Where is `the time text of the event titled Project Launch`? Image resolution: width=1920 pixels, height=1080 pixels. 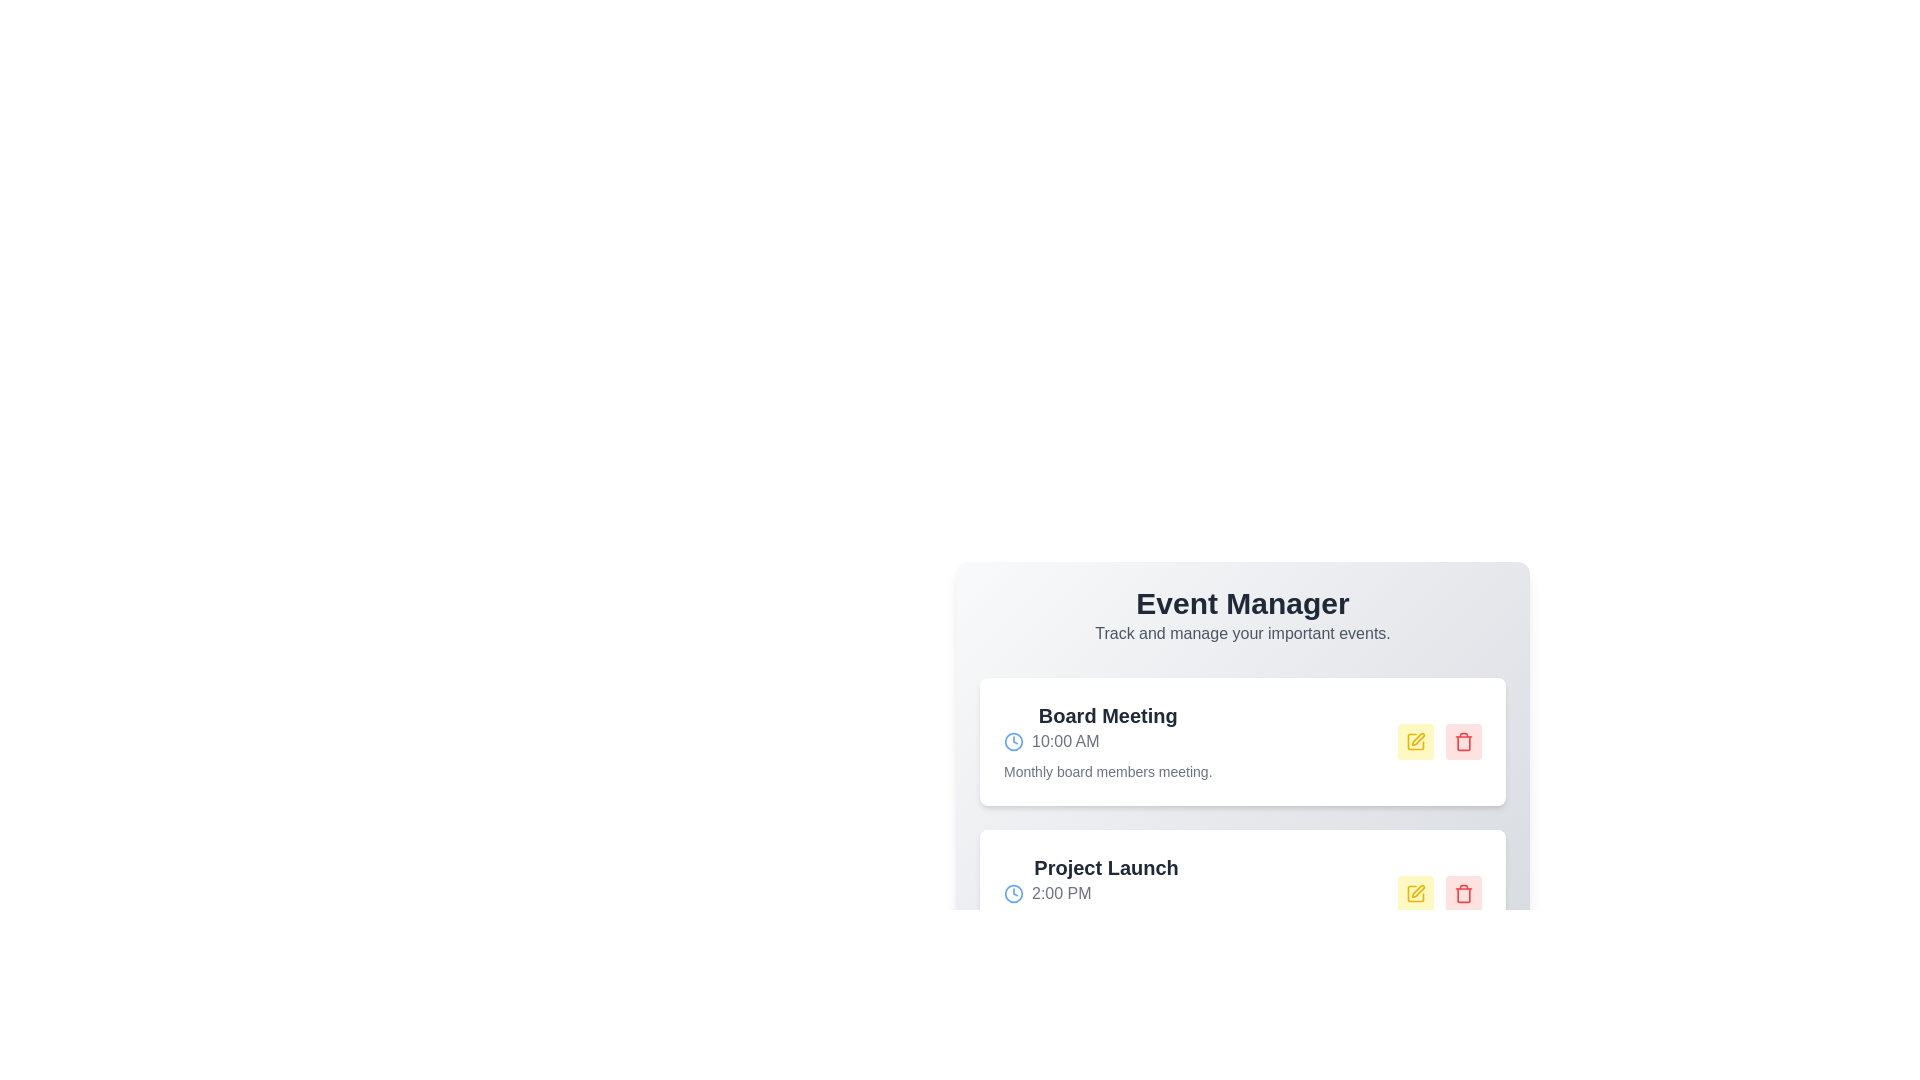
the time text of the event titled Project Launch is located at coordinates (1105, 893).